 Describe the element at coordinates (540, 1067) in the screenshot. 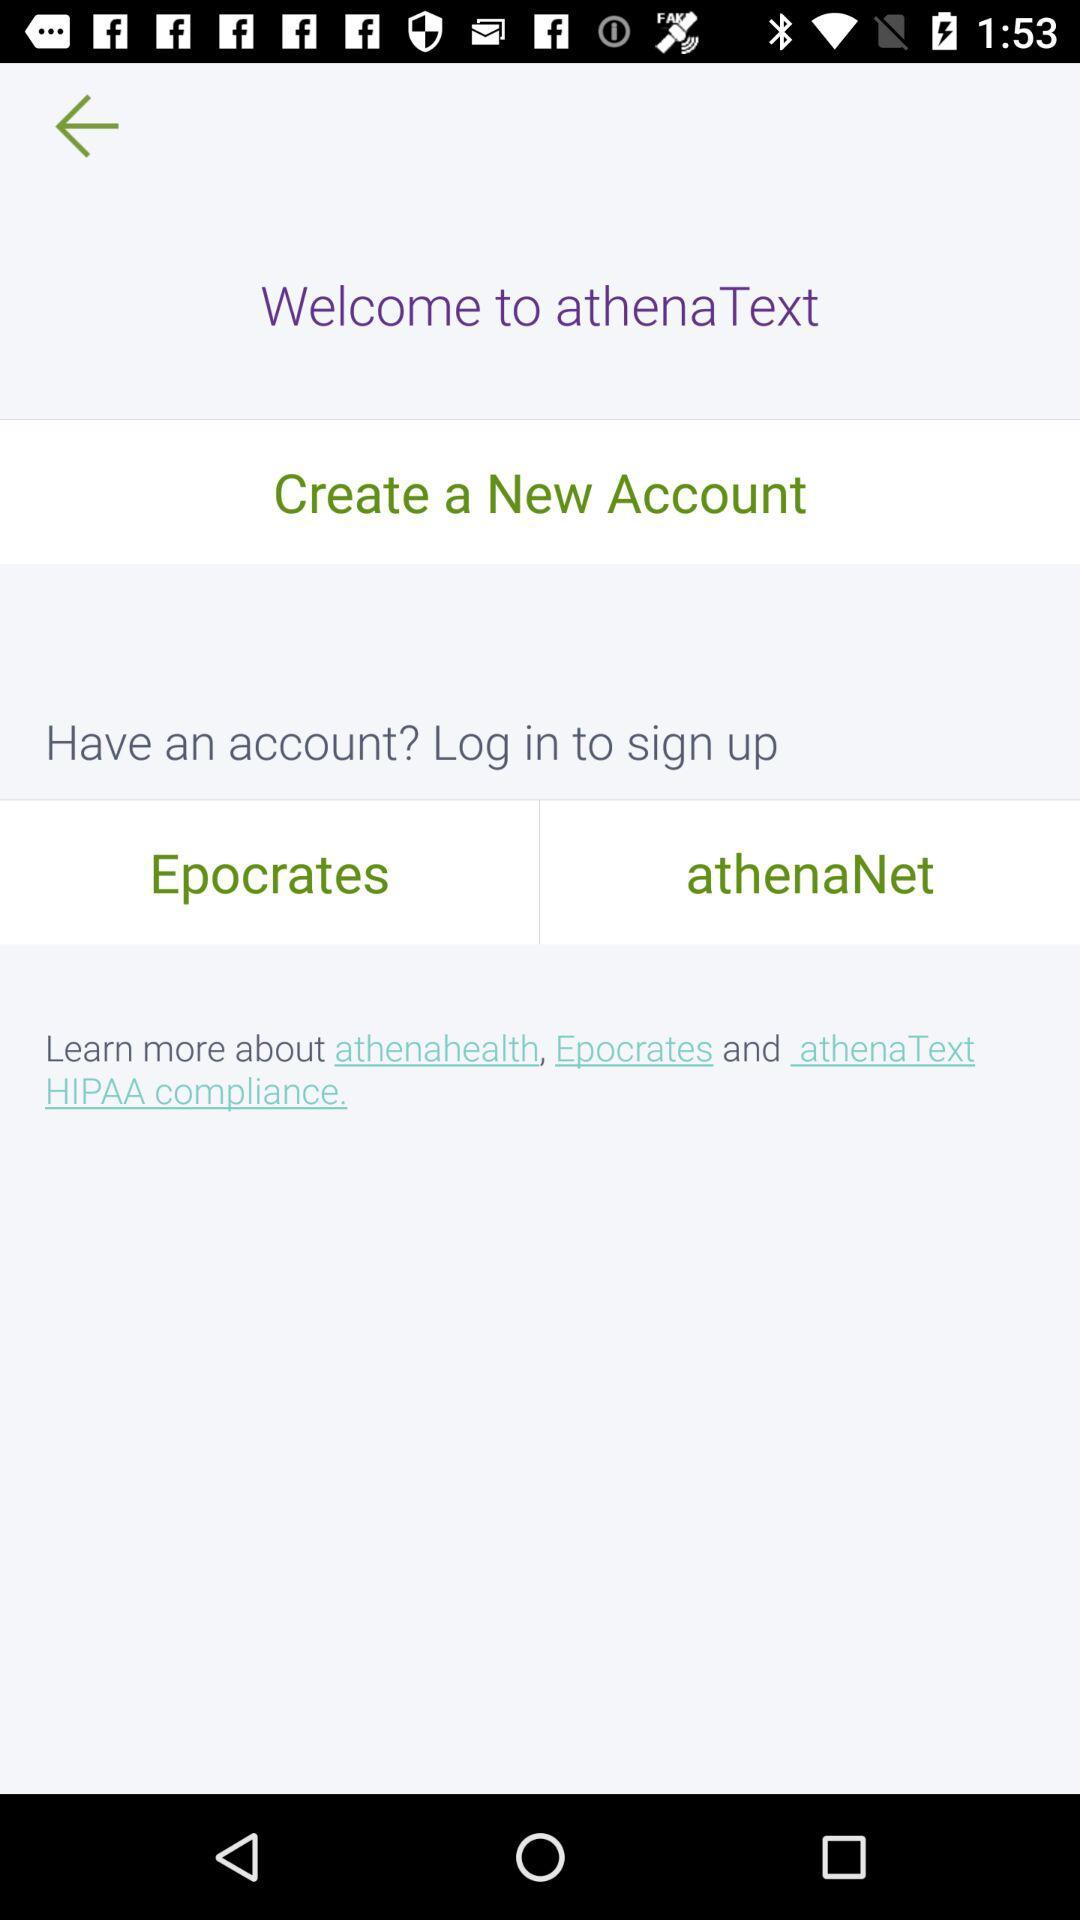

I see `the learn more about` at that location.